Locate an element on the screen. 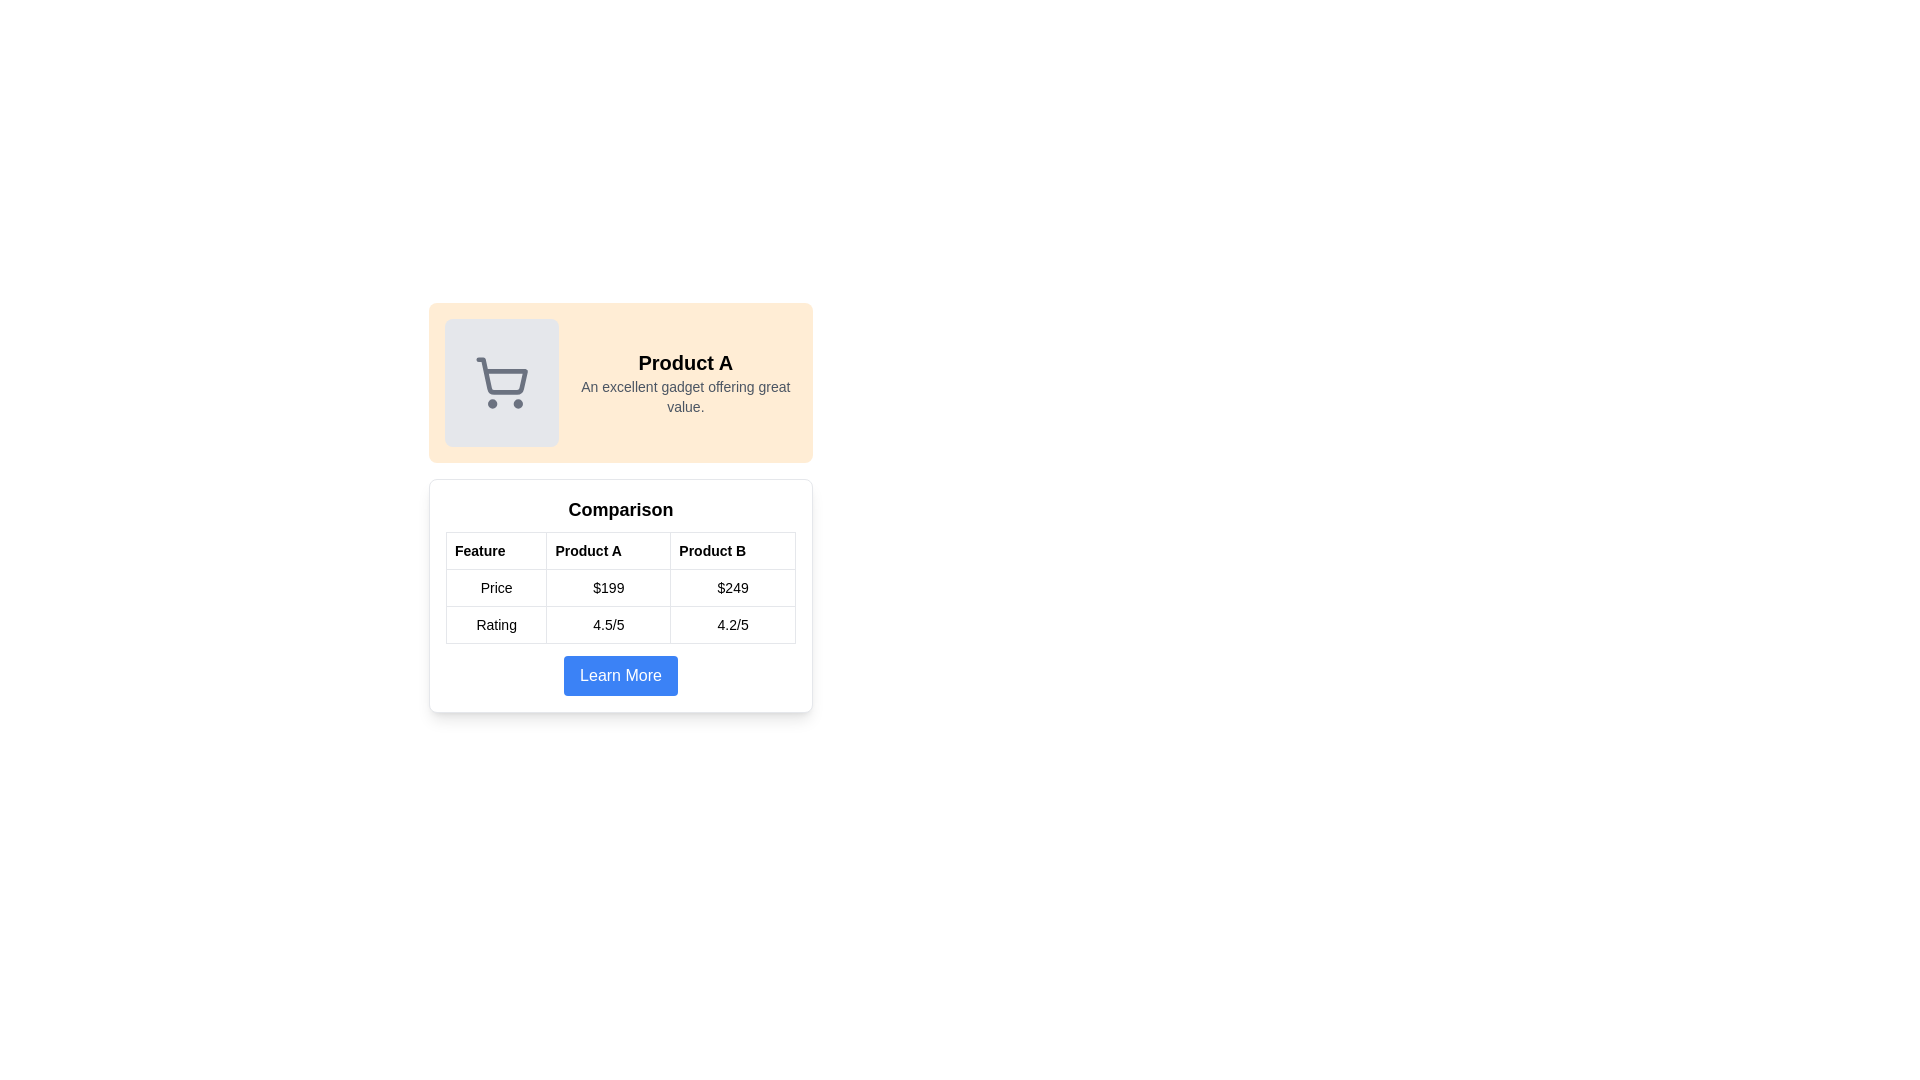 The image size is (1920, 1080). the Text Cell displaying the price of Product A, which is located as the middle cell in the first row of a table, between the 'Price' cell on the left and the '$249' cell on the right is located at coordinates (619, 586).